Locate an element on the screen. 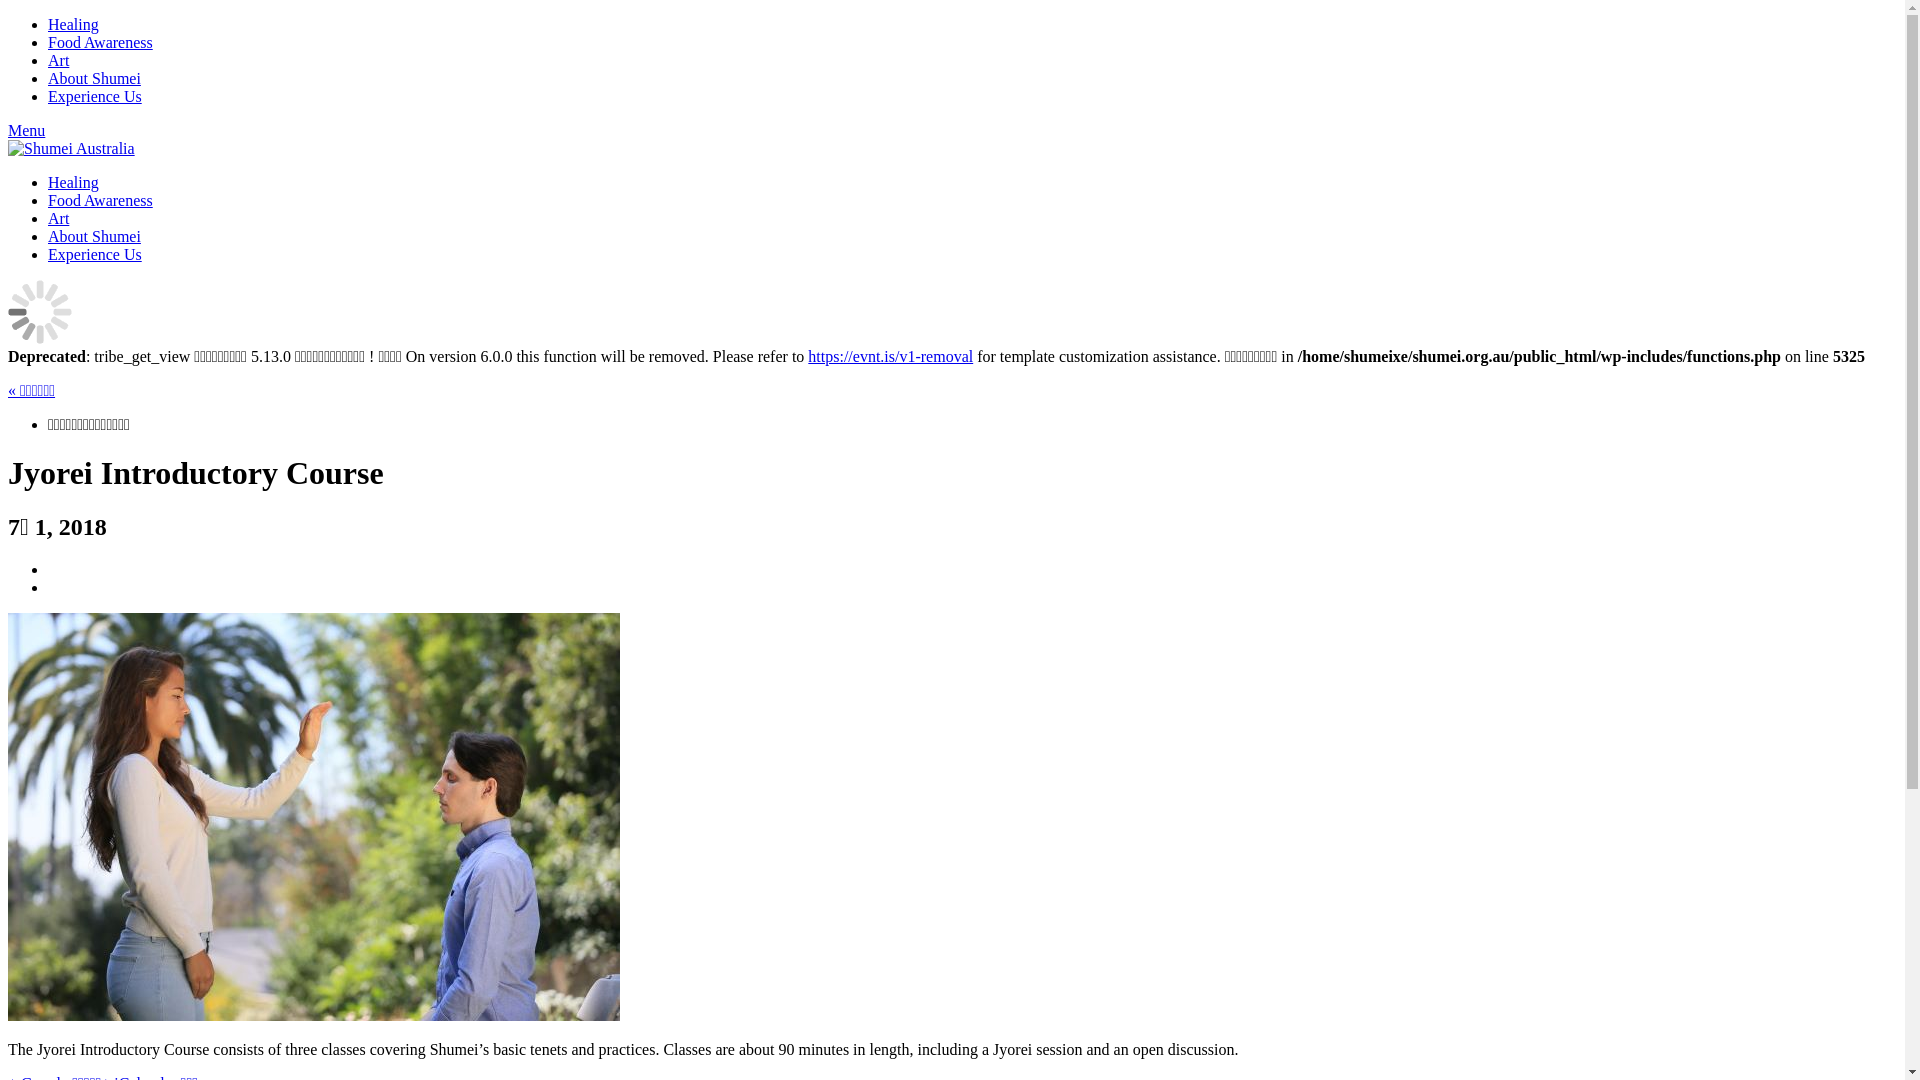 This screenshot has width=1920, height=1080. 'Food Awareness' is located at coordinates (99, 42).